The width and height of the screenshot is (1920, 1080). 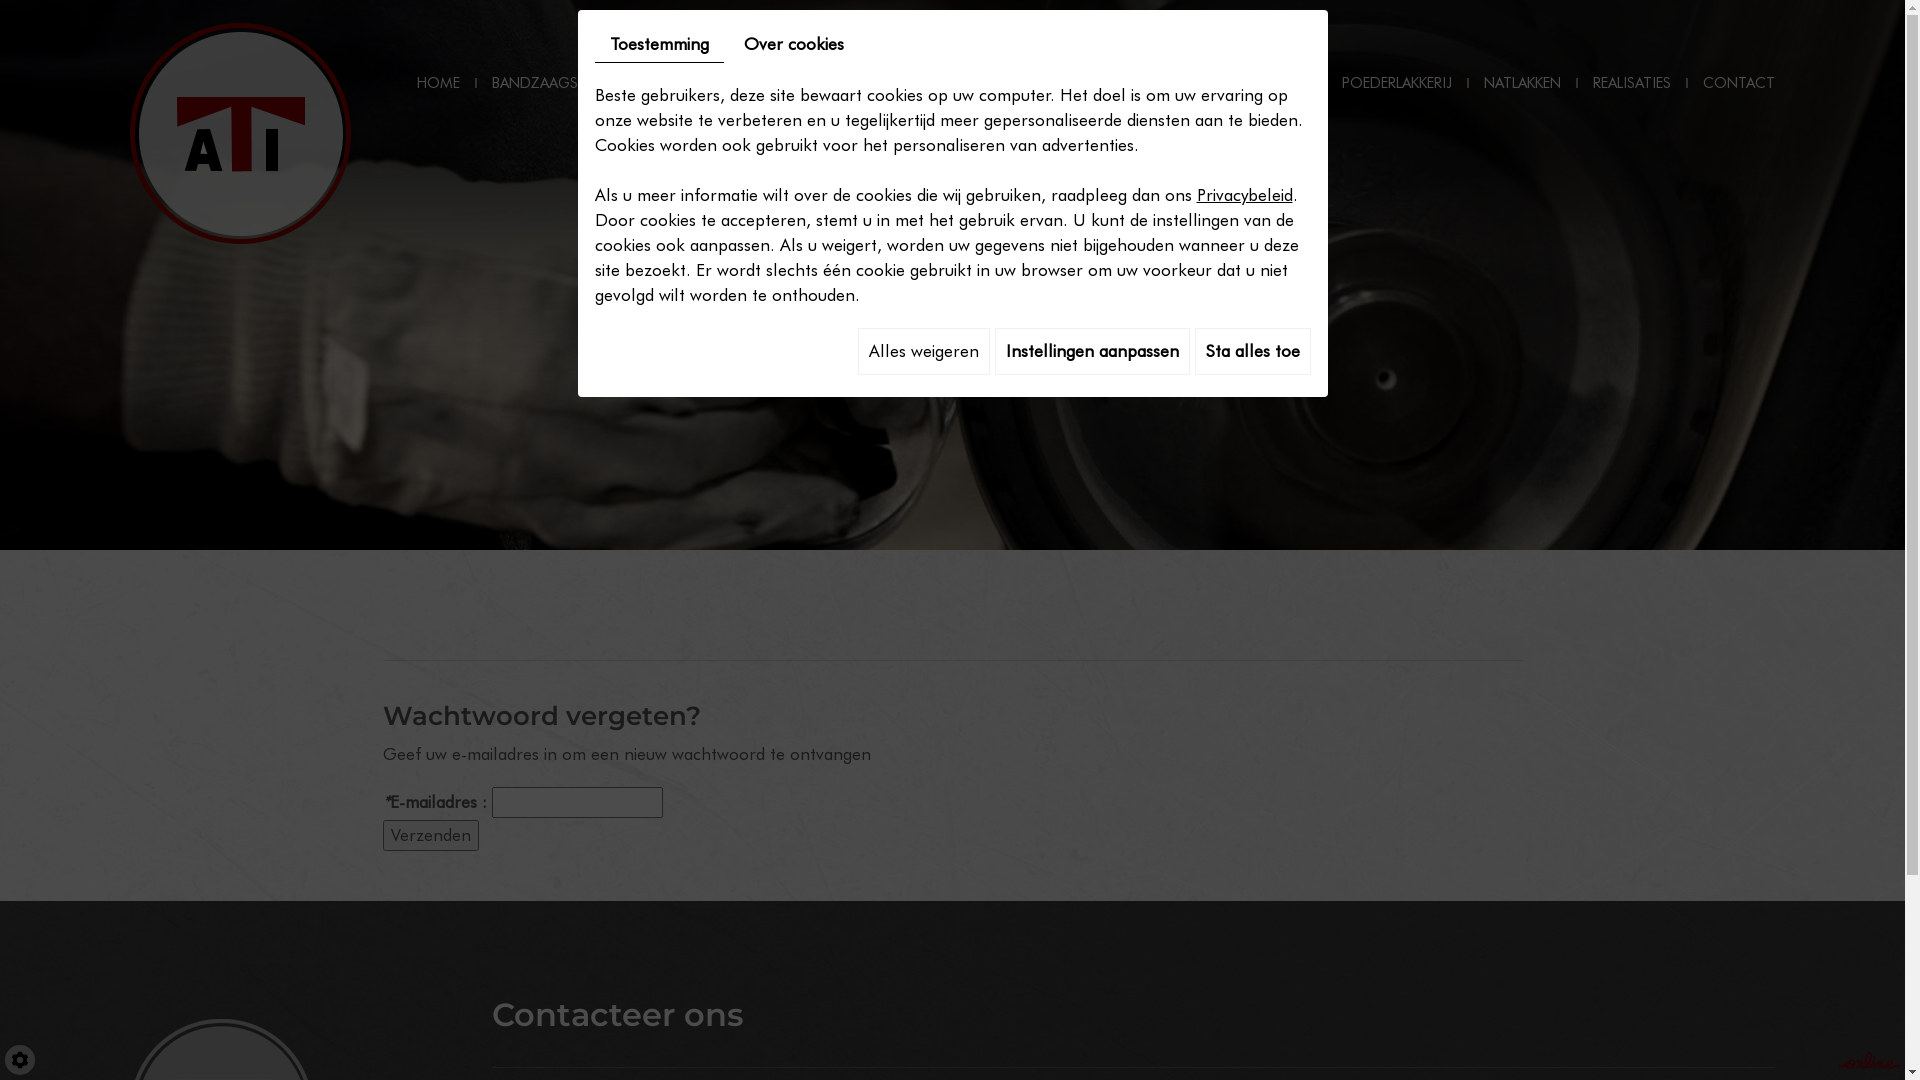 What do you see at coordinates (791, 44) in the screenshot?
I see `'Over cookies'` at bounding box center [791, 44].